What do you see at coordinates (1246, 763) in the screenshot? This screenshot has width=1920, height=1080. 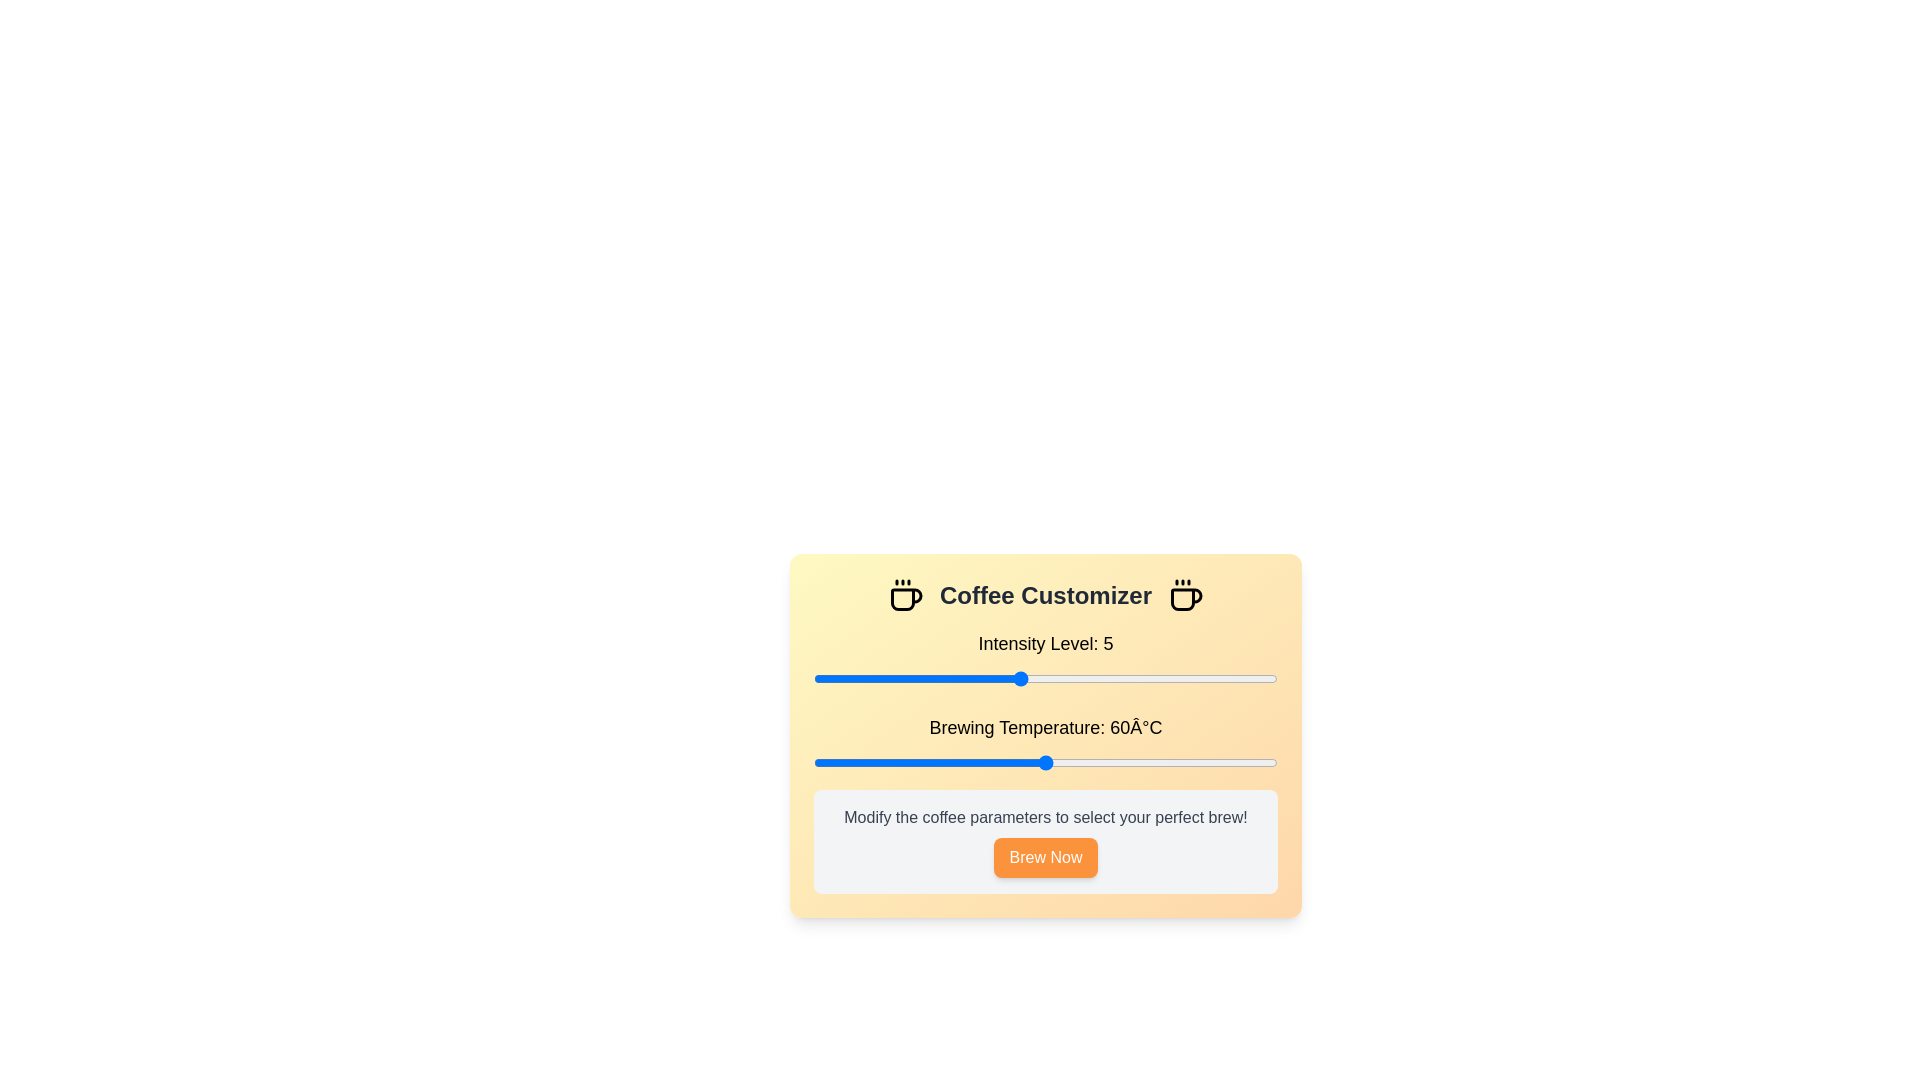 I see `the brewing temperature slider to 86°C` at bounding box center [1246, 763].